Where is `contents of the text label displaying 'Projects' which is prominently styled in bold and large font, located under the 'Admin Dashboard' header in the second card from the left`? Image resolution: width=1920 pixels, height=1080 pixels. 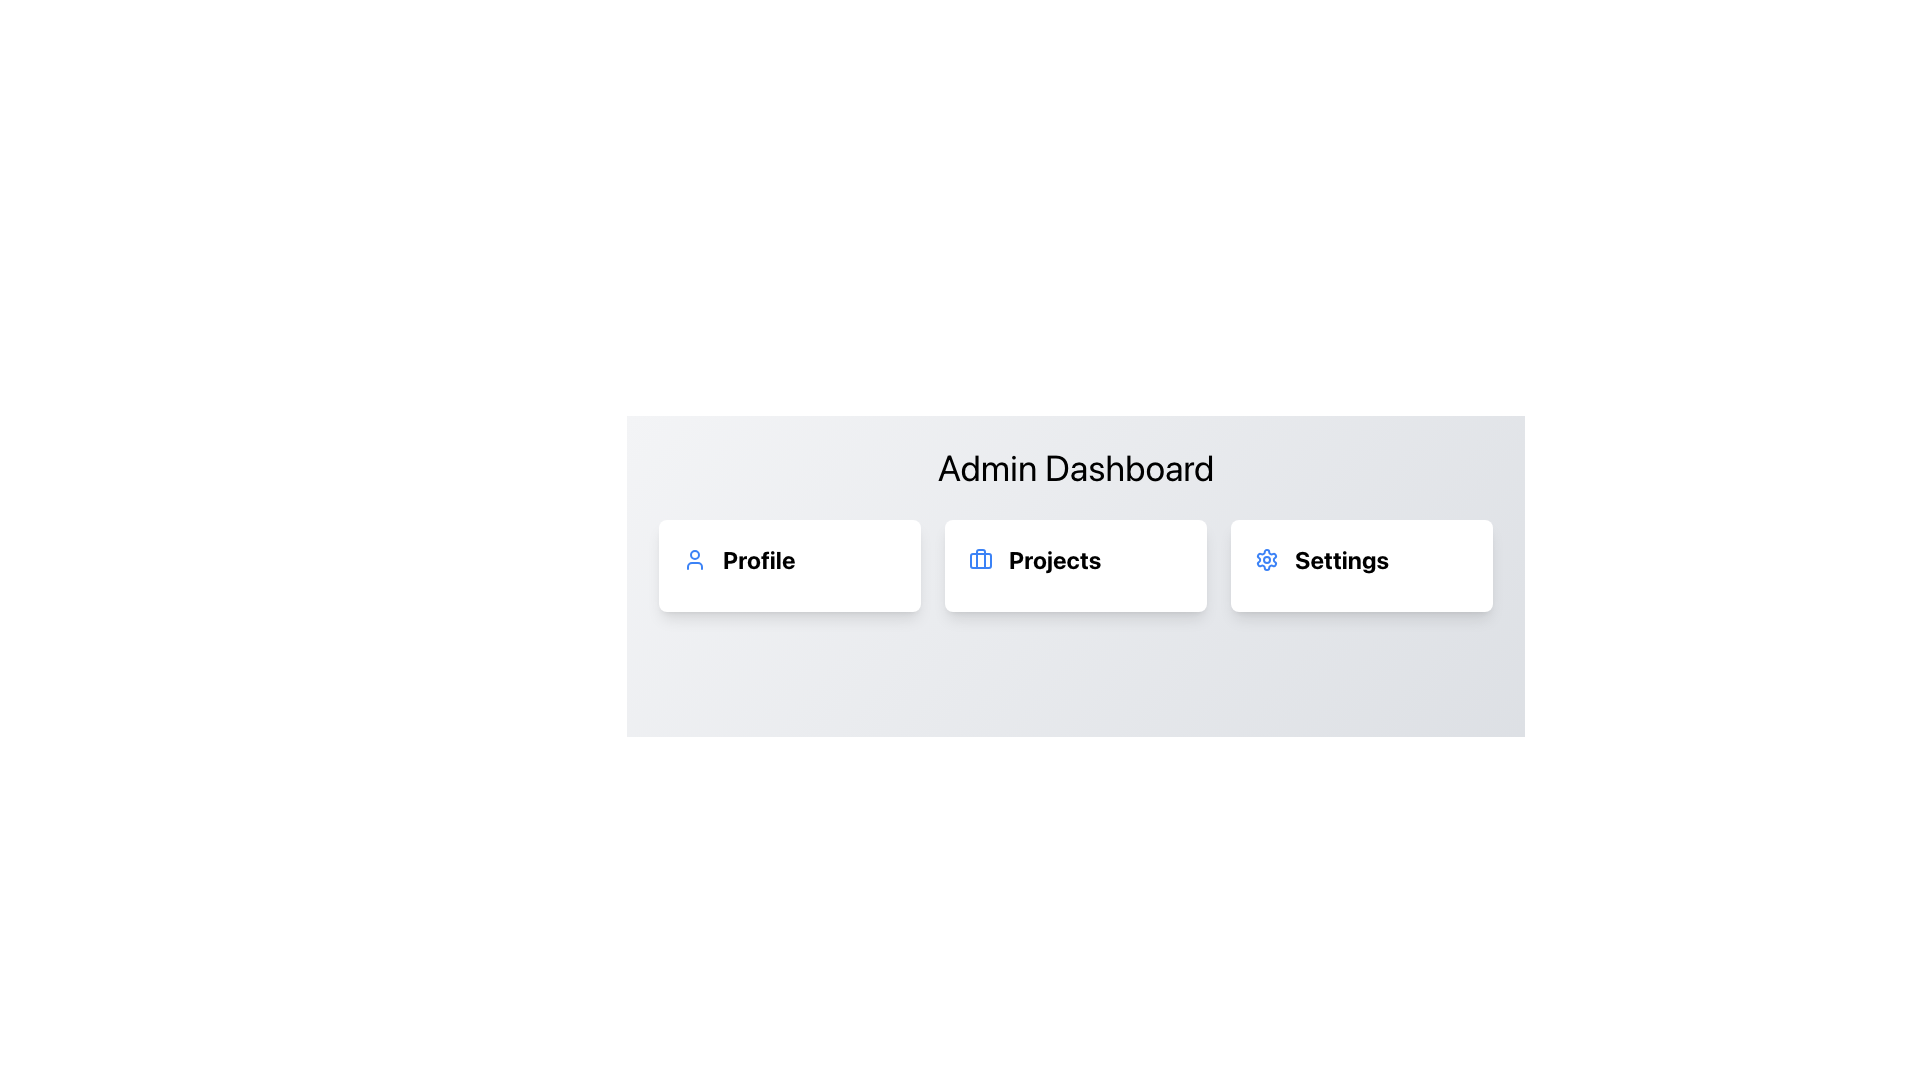 contents of the text label displaying 'Projects' which is prominently styled in bold and large font, located under the 'Admin Dashboard' header in the second card from the left is located at coordinates (1054, 559).